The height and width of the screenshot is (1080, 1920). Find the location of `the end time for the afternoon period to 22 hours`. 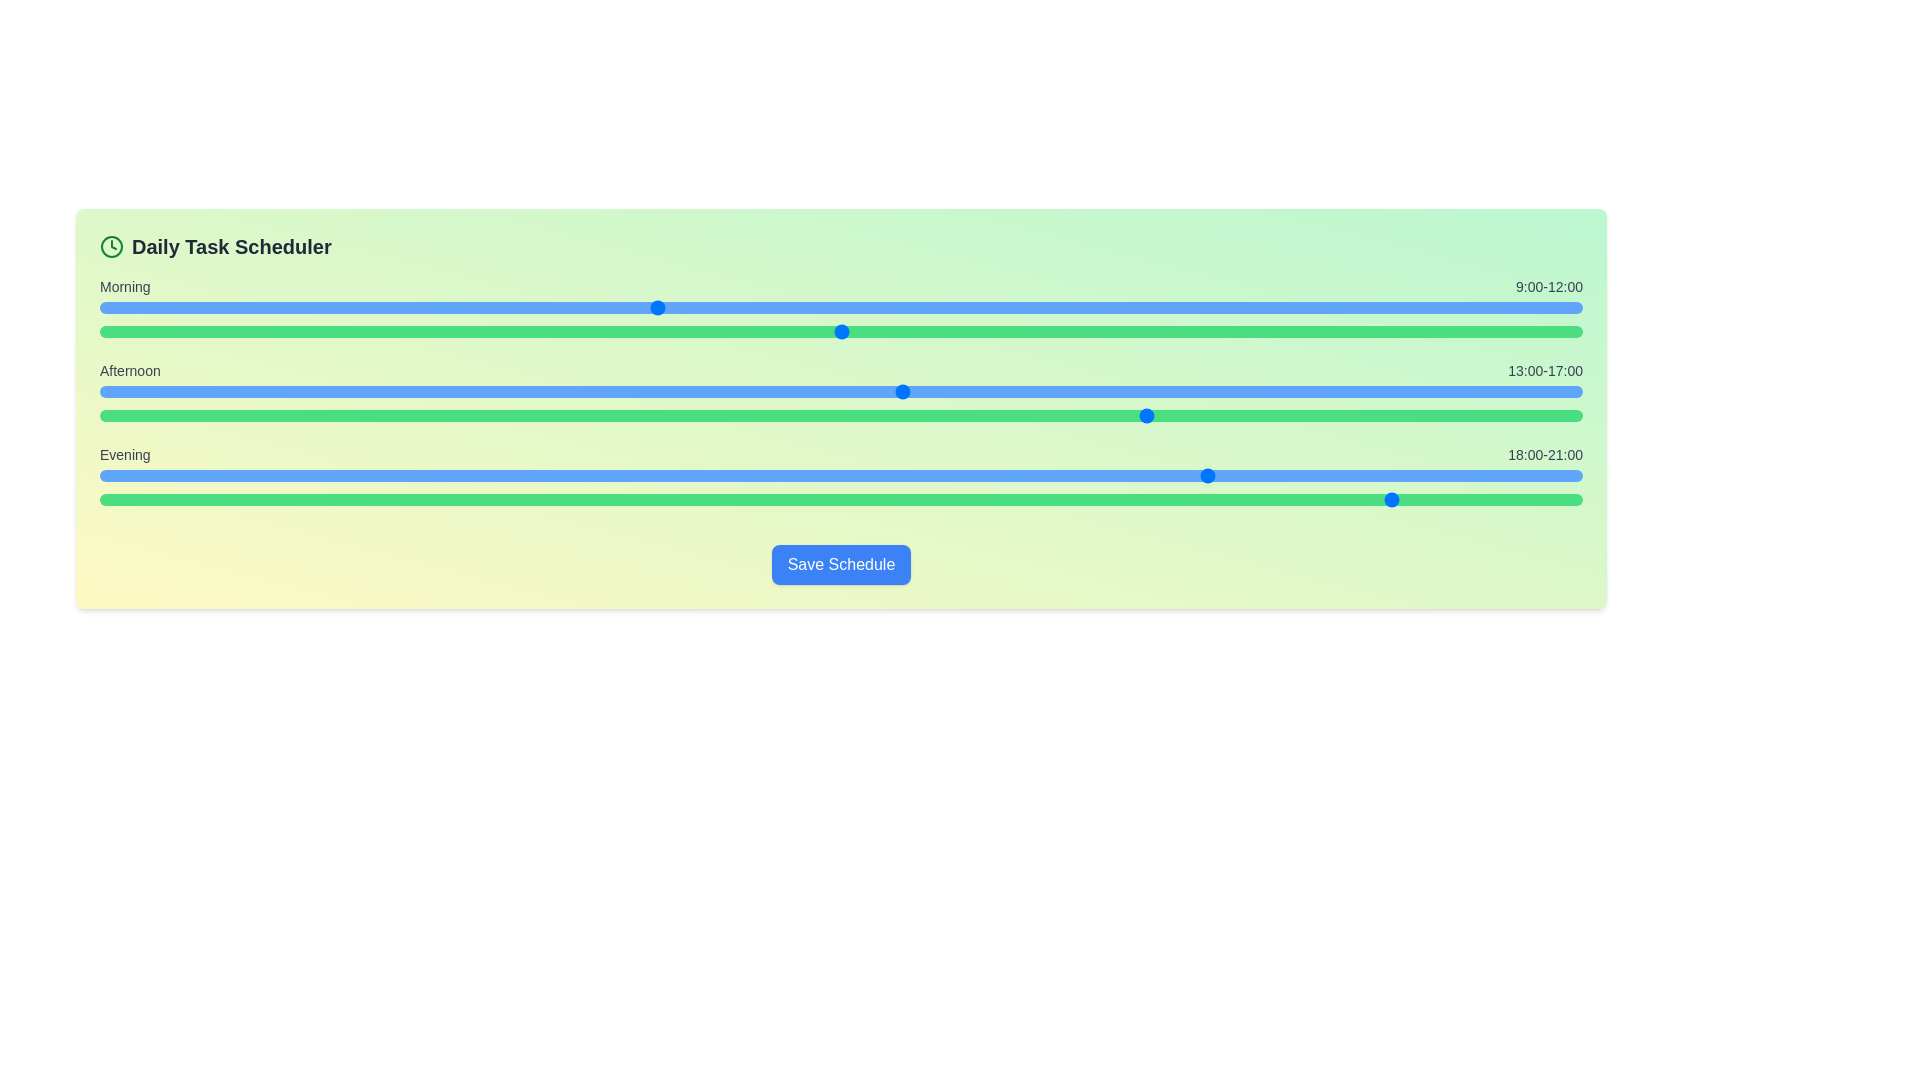

the end time for the afternoon period to 22 hours is located at coordinates (1313, 415).